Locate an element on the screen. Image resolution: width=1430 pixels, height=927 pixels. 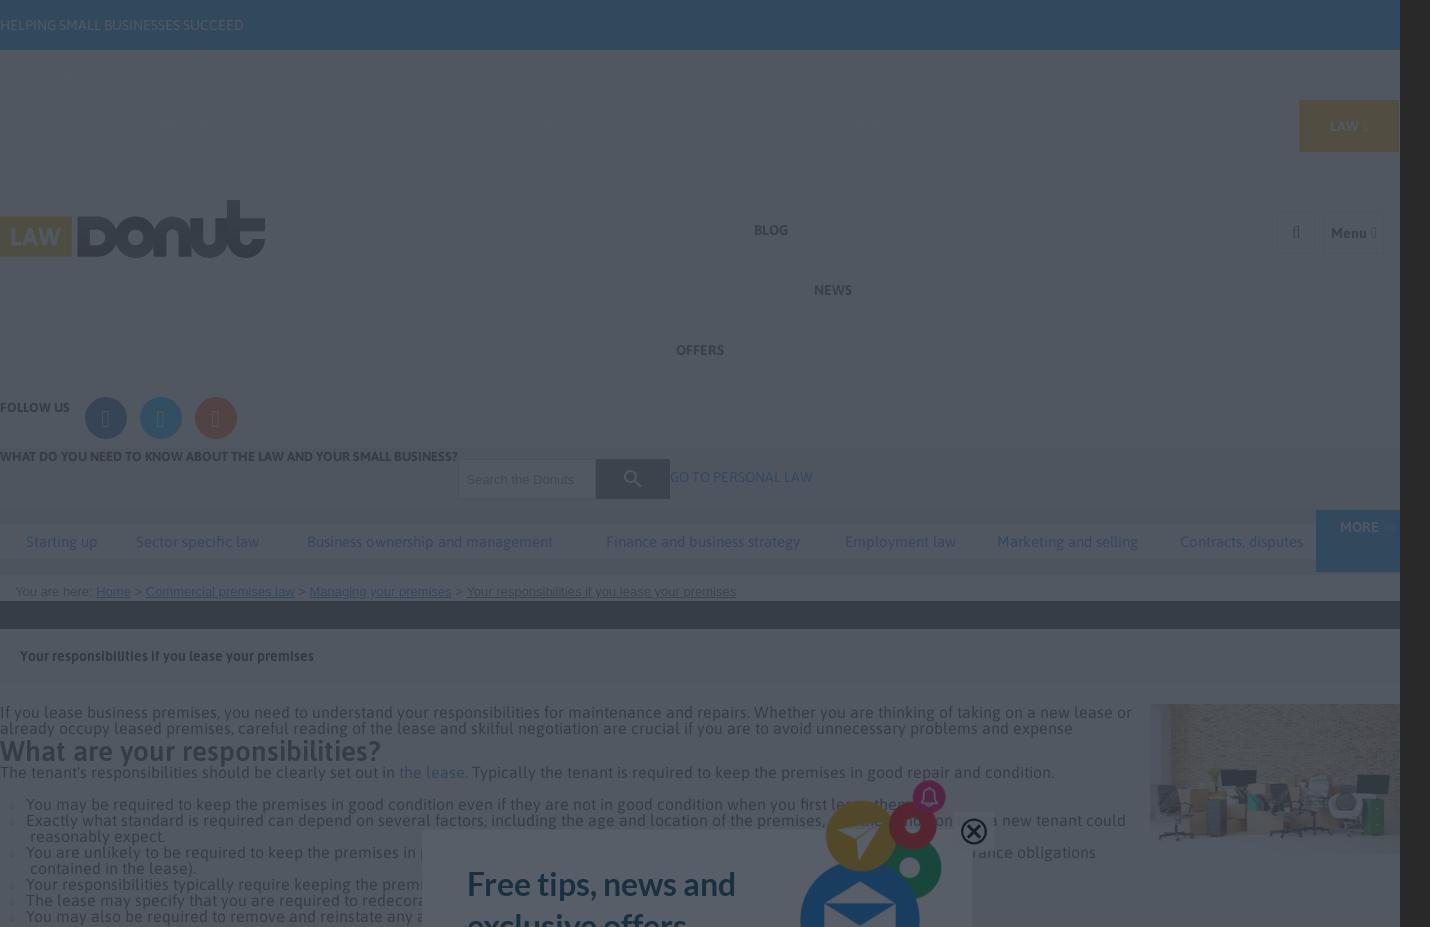
'What are your responsibilities?' is located at coordinates (189, 749).